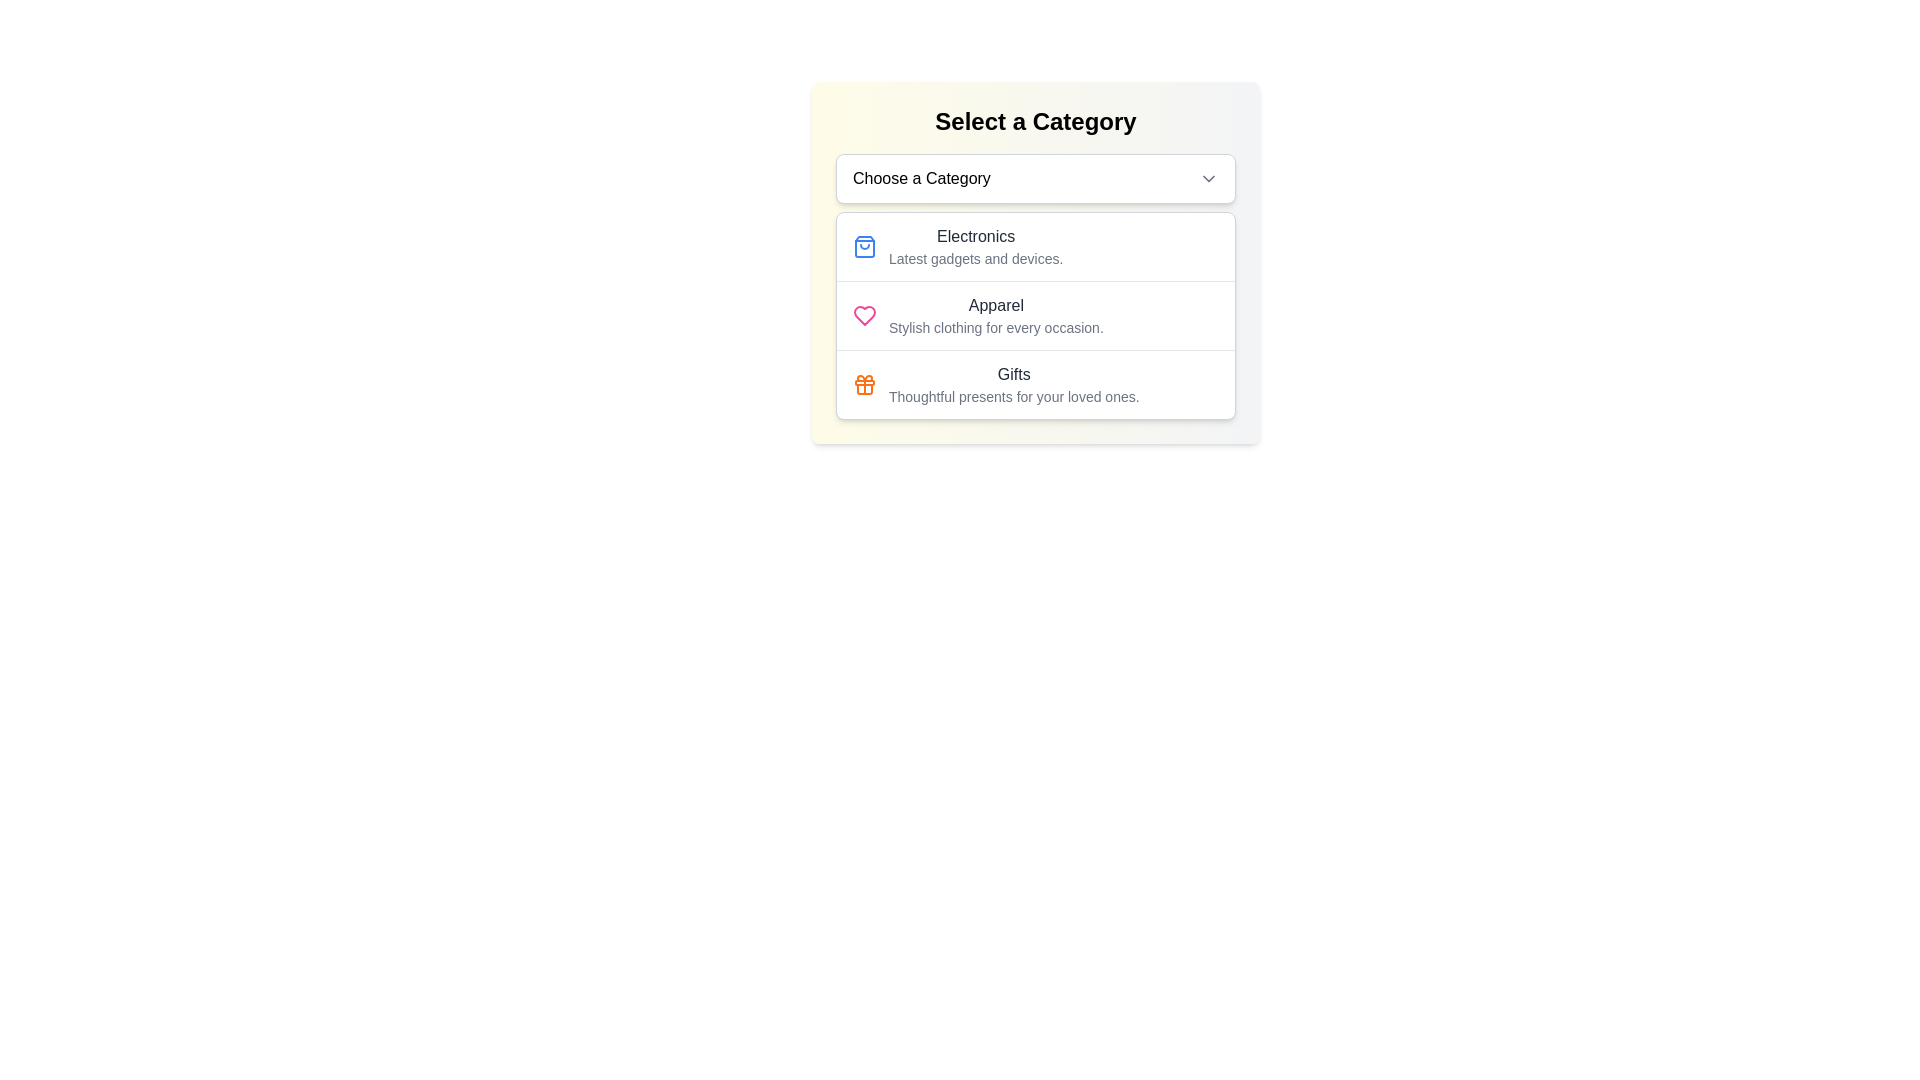 Image resolution: width=1920 pixels, height=1080 pixels. Describe the element at coordinates (1014, 385) in the screenshot. I see `the text block describing the 'Gifts' category, which is the third item in the vertical list under 'Select a Category,' positioned below 'Apparel' and next to a gift icon` at that location.